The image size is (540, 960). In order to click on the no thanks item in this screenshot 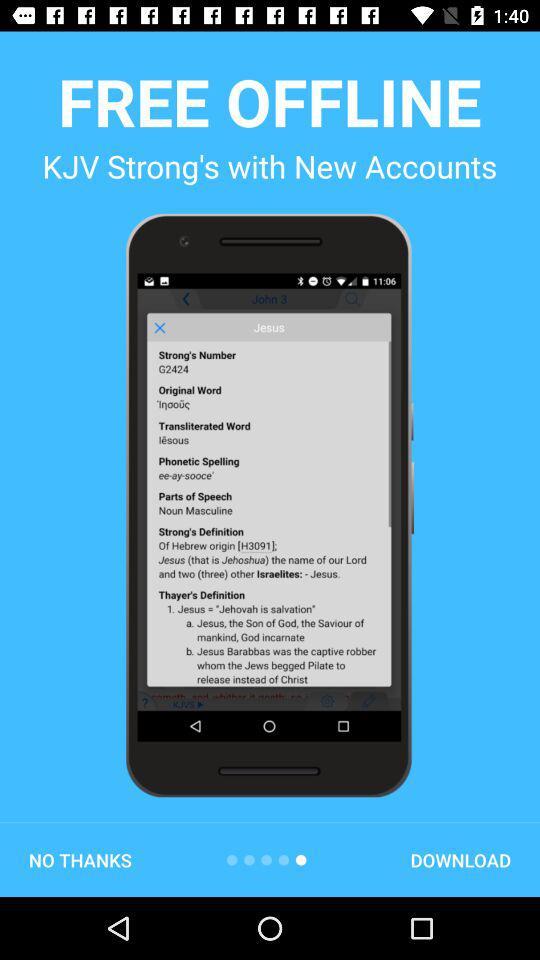, I will do `click(79, 859)`.